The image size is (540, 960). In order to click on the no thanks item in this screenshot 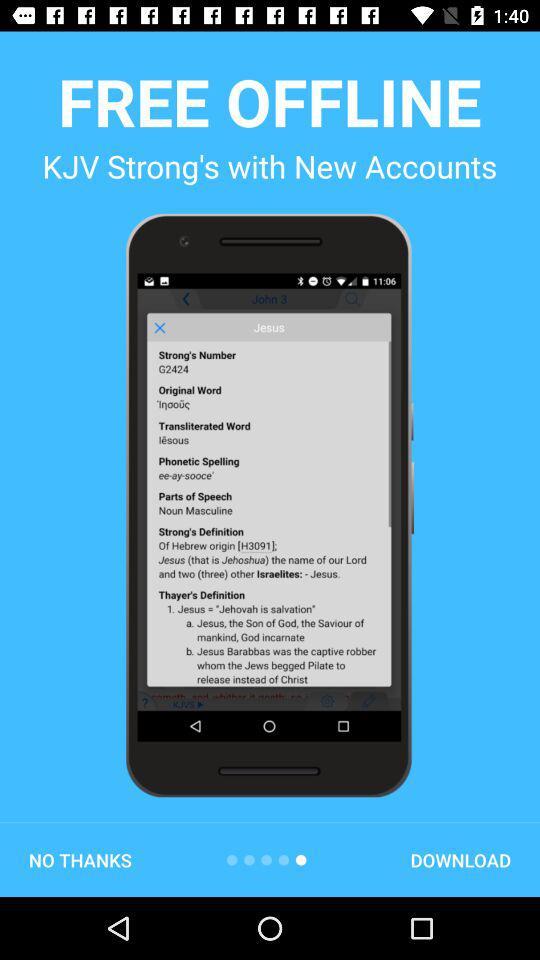, I will do `click(79, 859)`.